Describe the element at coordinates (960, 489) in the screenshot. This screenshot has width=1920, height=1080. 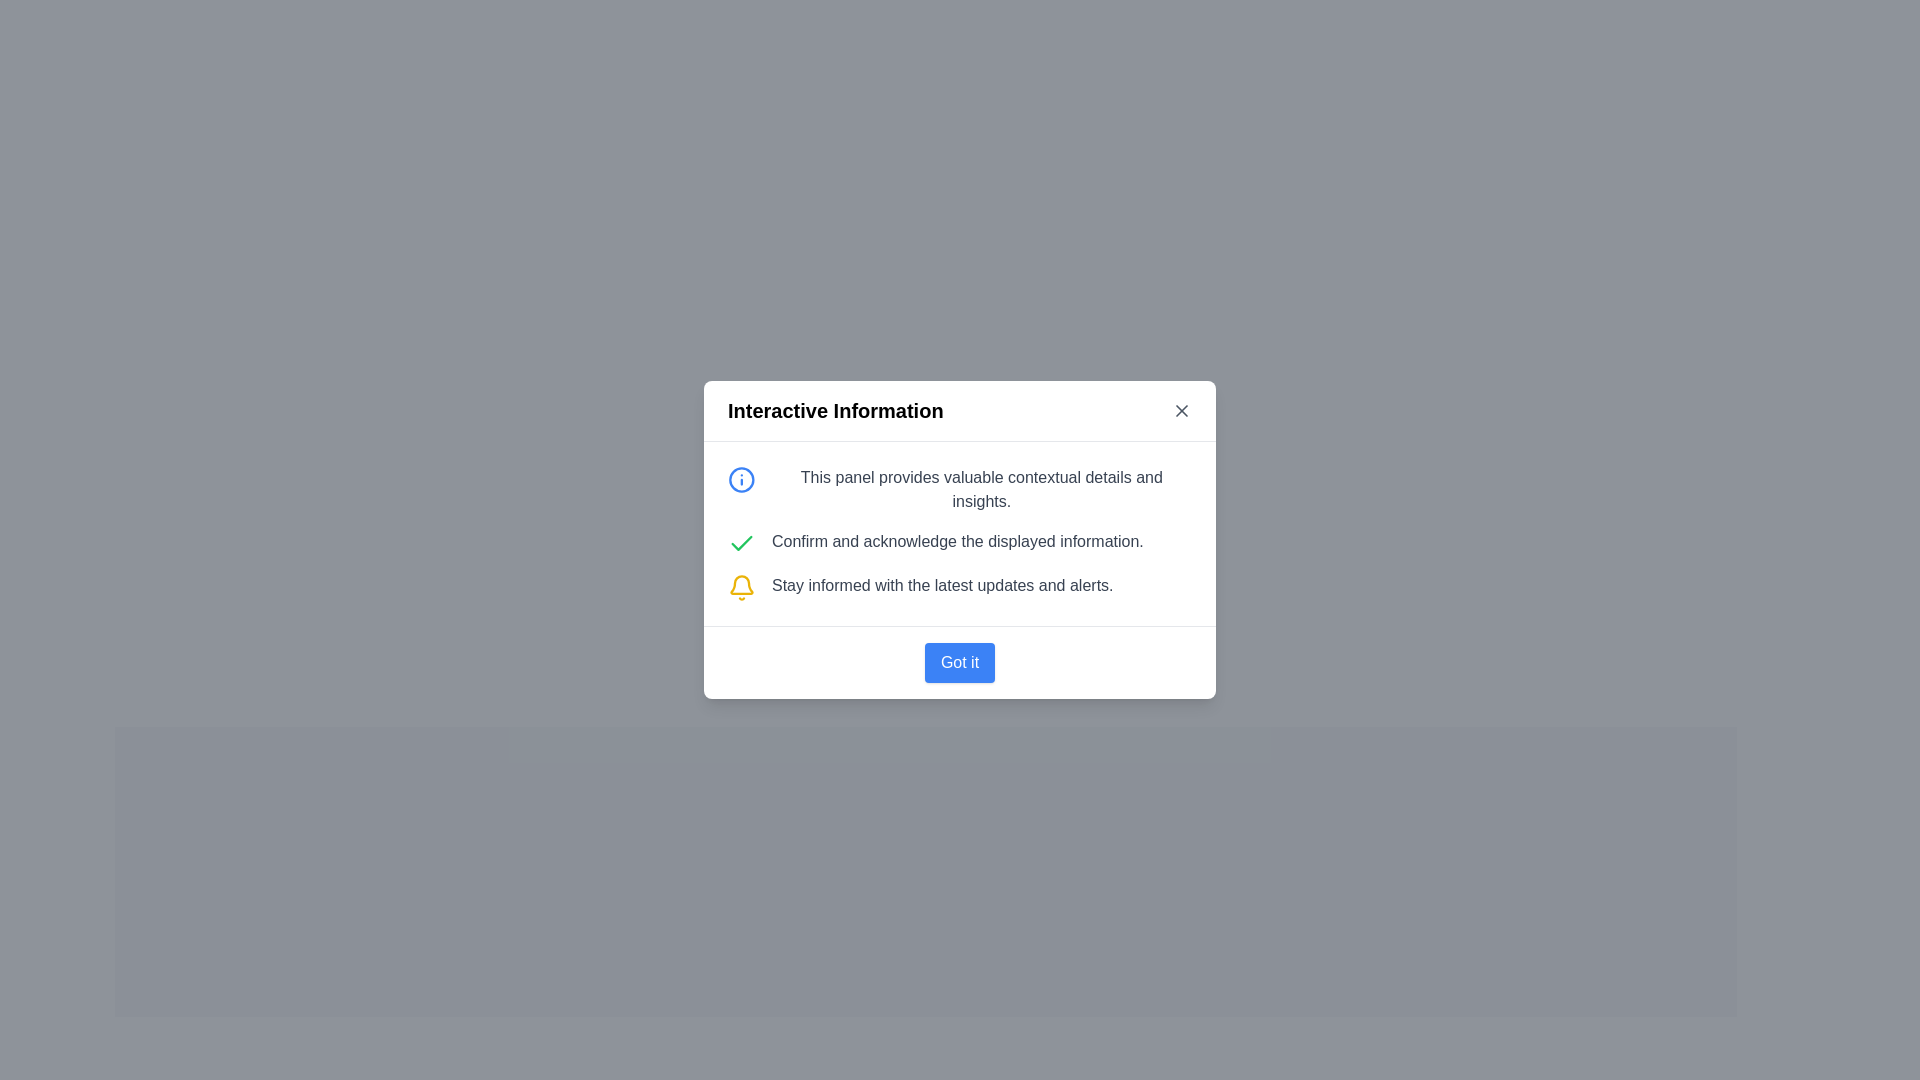
I see `the informational text element at the top of the box that provides contextual information and guidance, which is the first of three stacked sections` at that location.